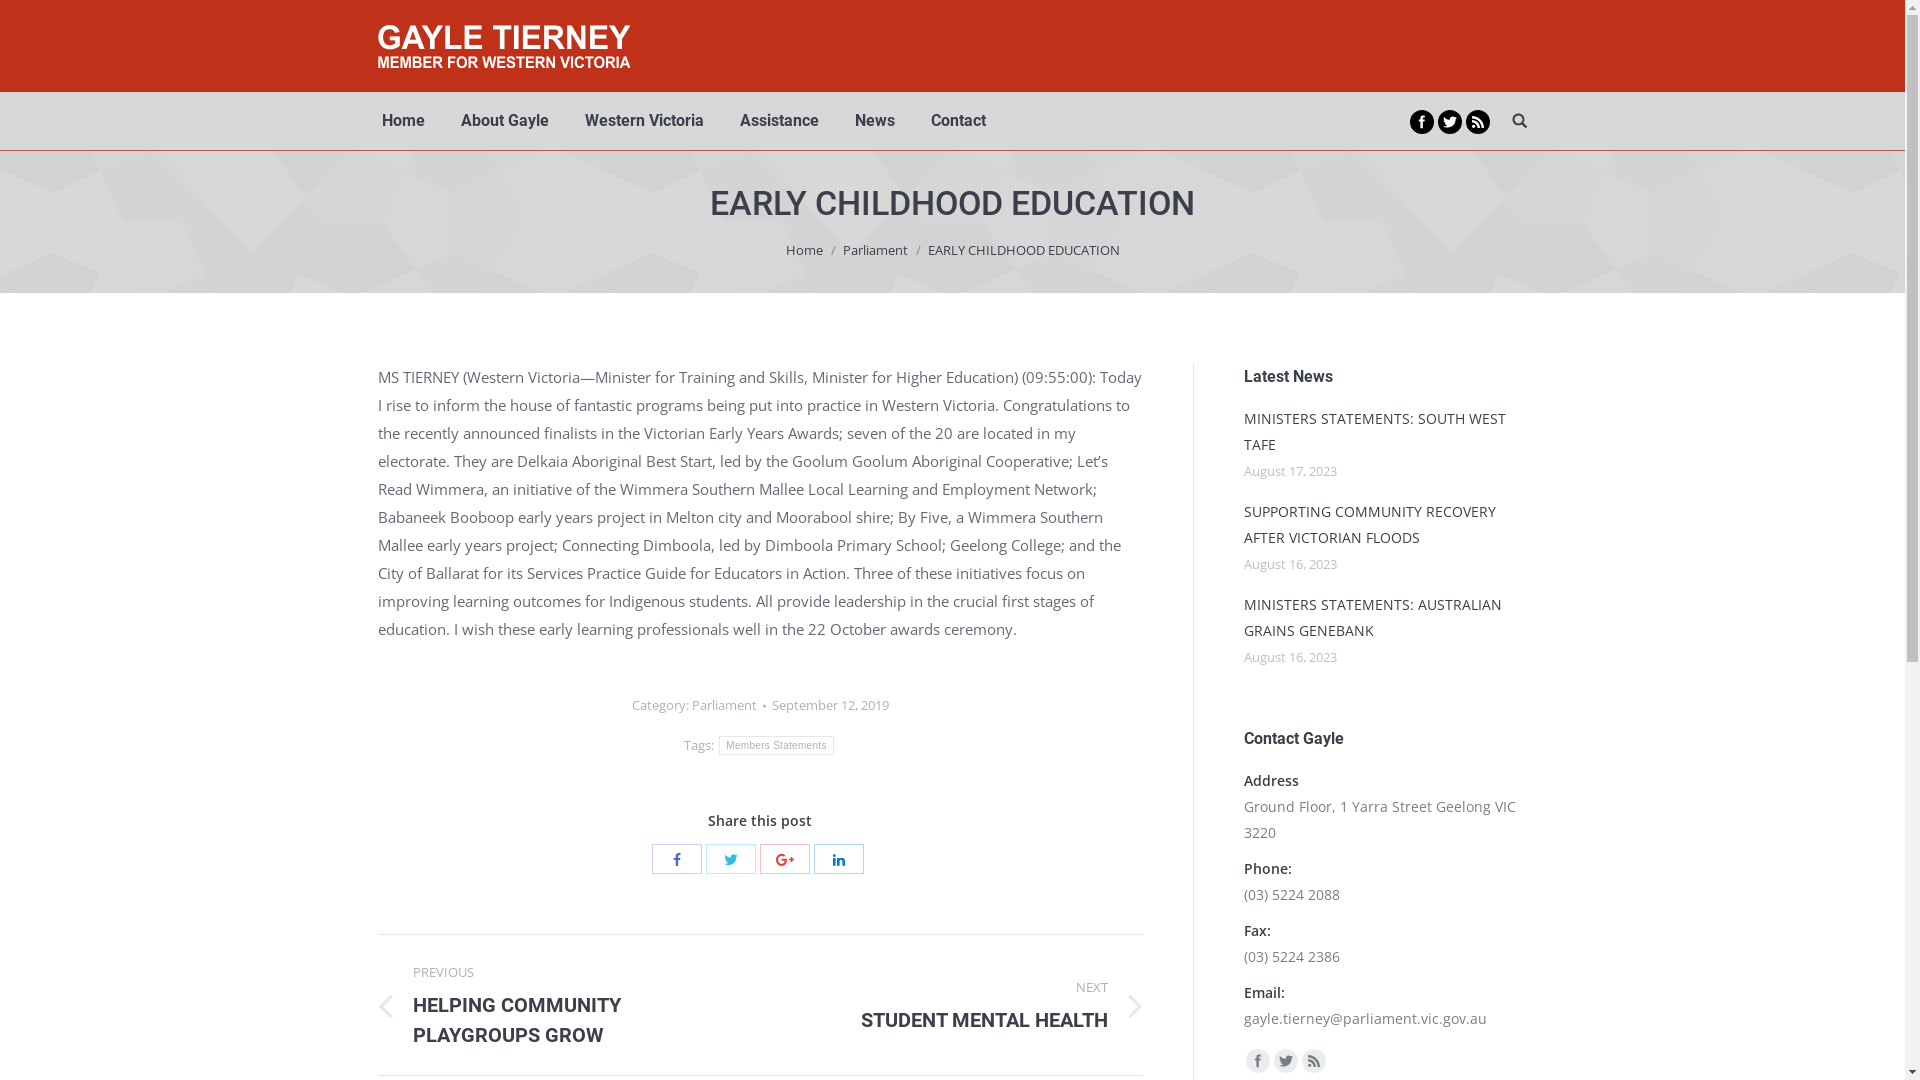 This screenshot has width=1920, height=1080. Describe the element at coordinates (504, 120) in the screenshot. I see `'About Gayle'` at that location.